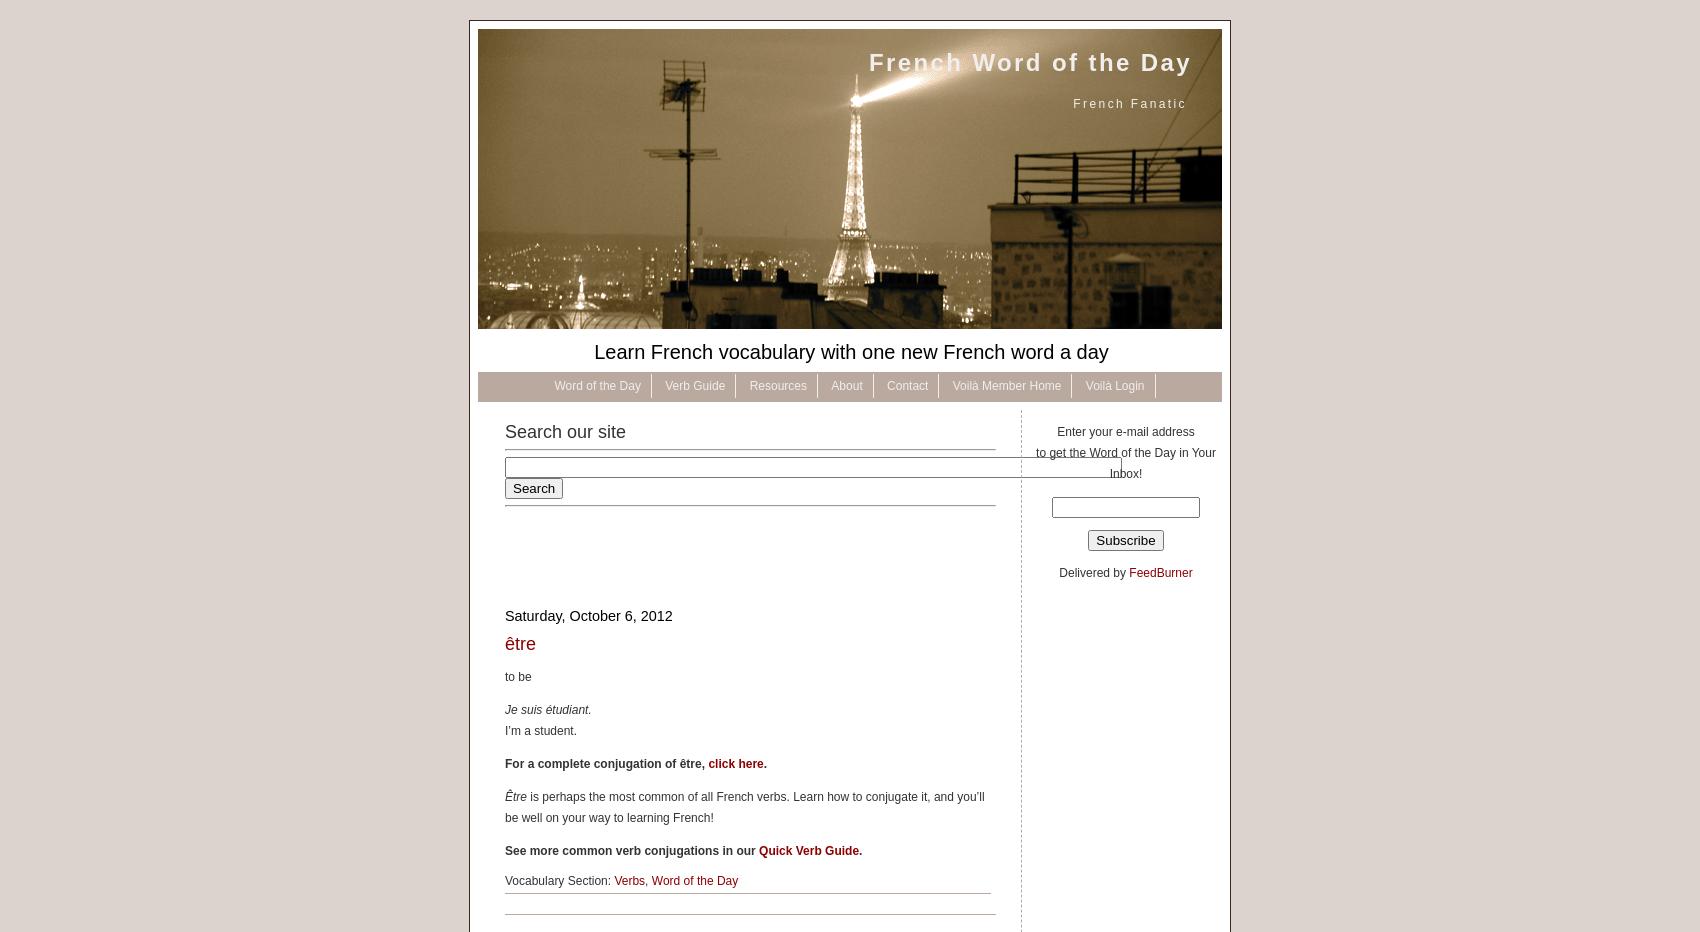  Describe the element at coordinates (1114, 385) in the screenshot. I see `'Voilà Login'` at that location.